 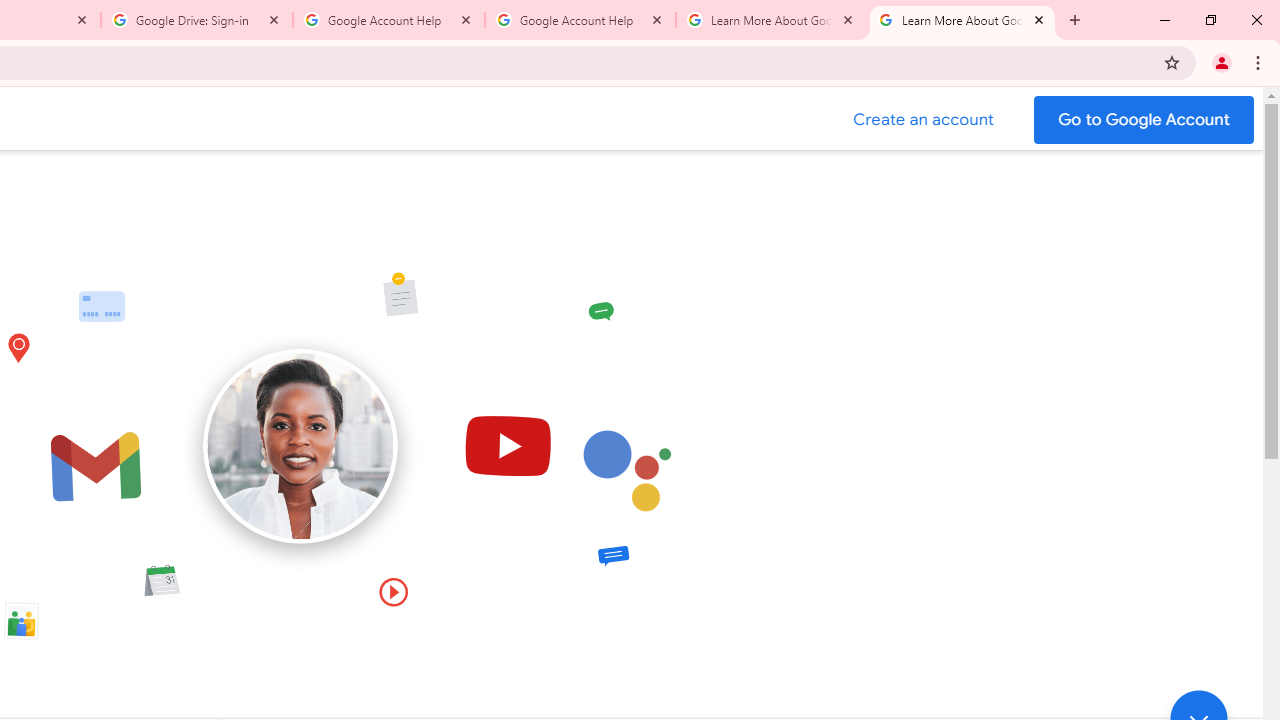 I want to click on 'Create a Google Account', so click(x=923, y=119).